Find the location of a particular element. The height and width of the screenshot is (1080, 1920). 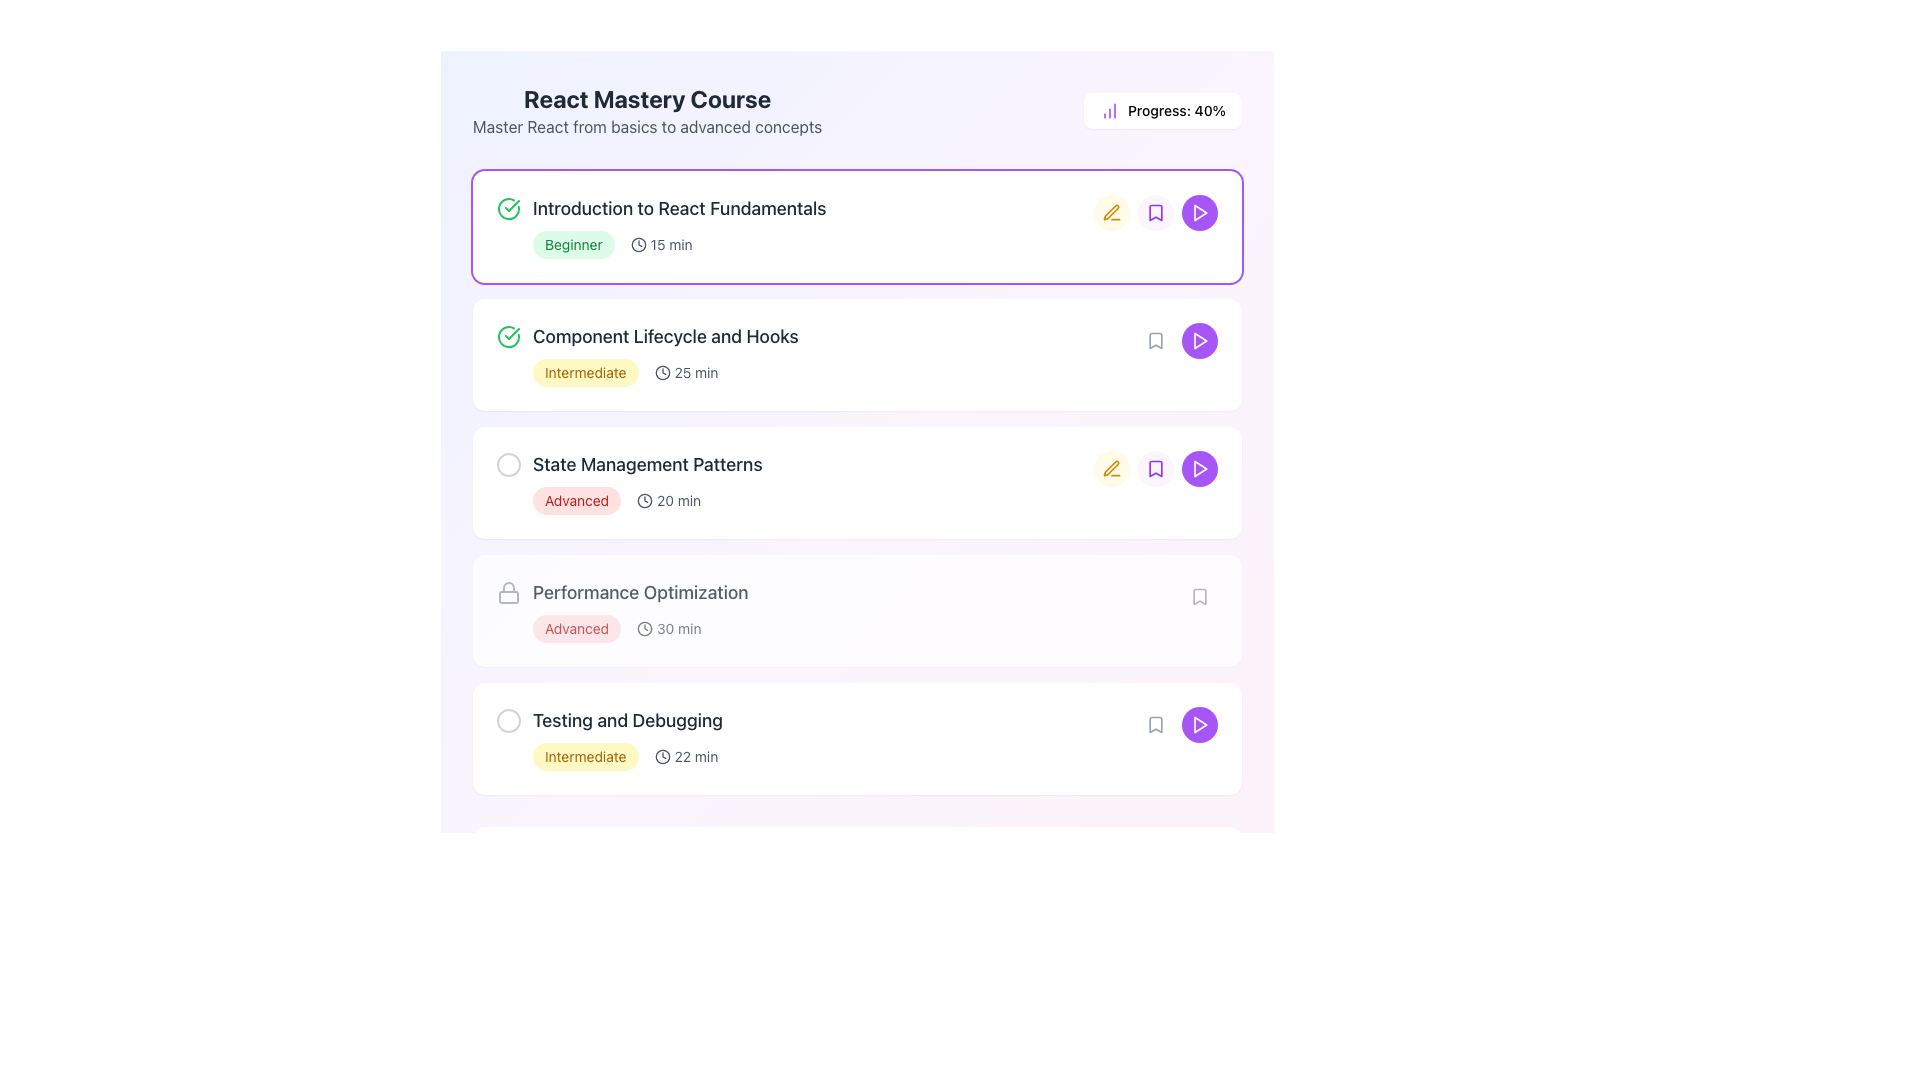

the icon representing the time required for the course section, located to the left of the '30 min' text label in the 'Performance Optimization' section of the course list is located at coordinates (645, 627).